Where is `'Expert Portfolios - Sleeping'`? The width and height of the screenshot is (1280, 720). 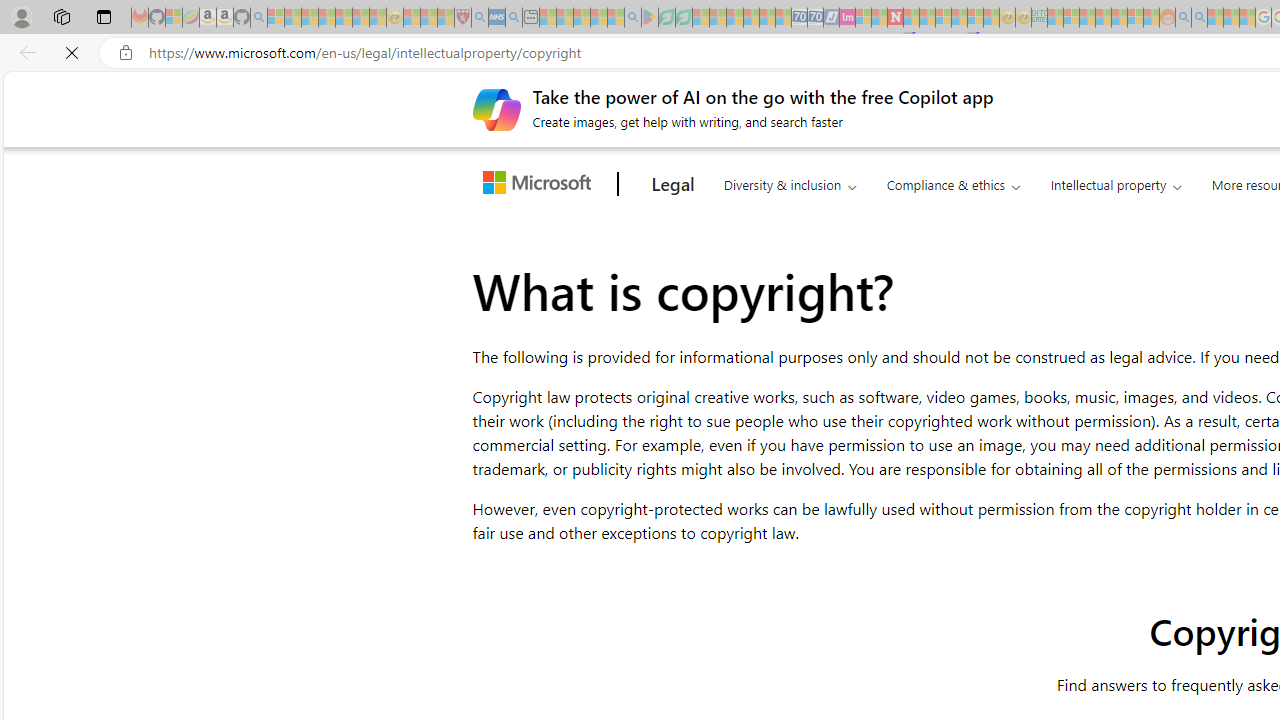
'Expert Portfolios - Sleeping' is located at coordinates (1102, 17).